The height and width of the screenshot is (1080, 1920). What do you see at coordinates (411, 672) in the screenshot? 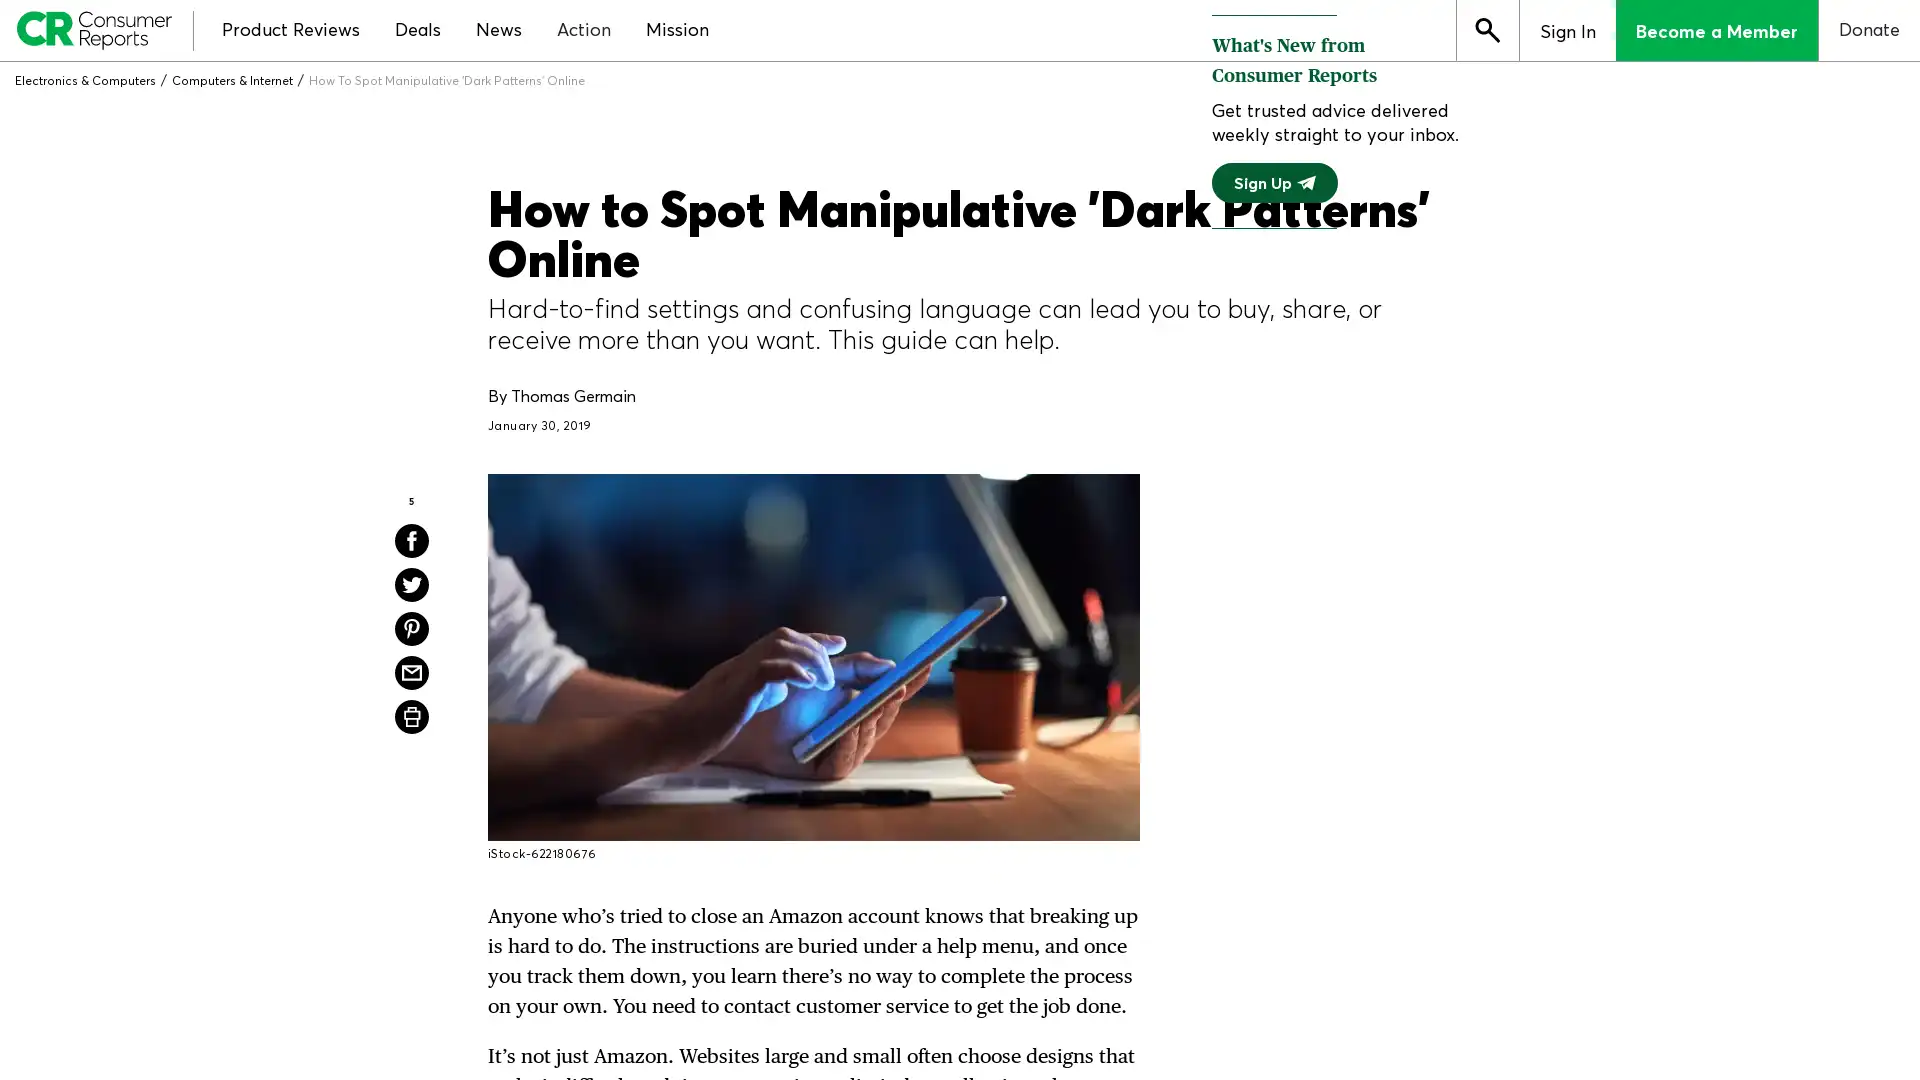
I see `email article` at bounding box center [411, 672].